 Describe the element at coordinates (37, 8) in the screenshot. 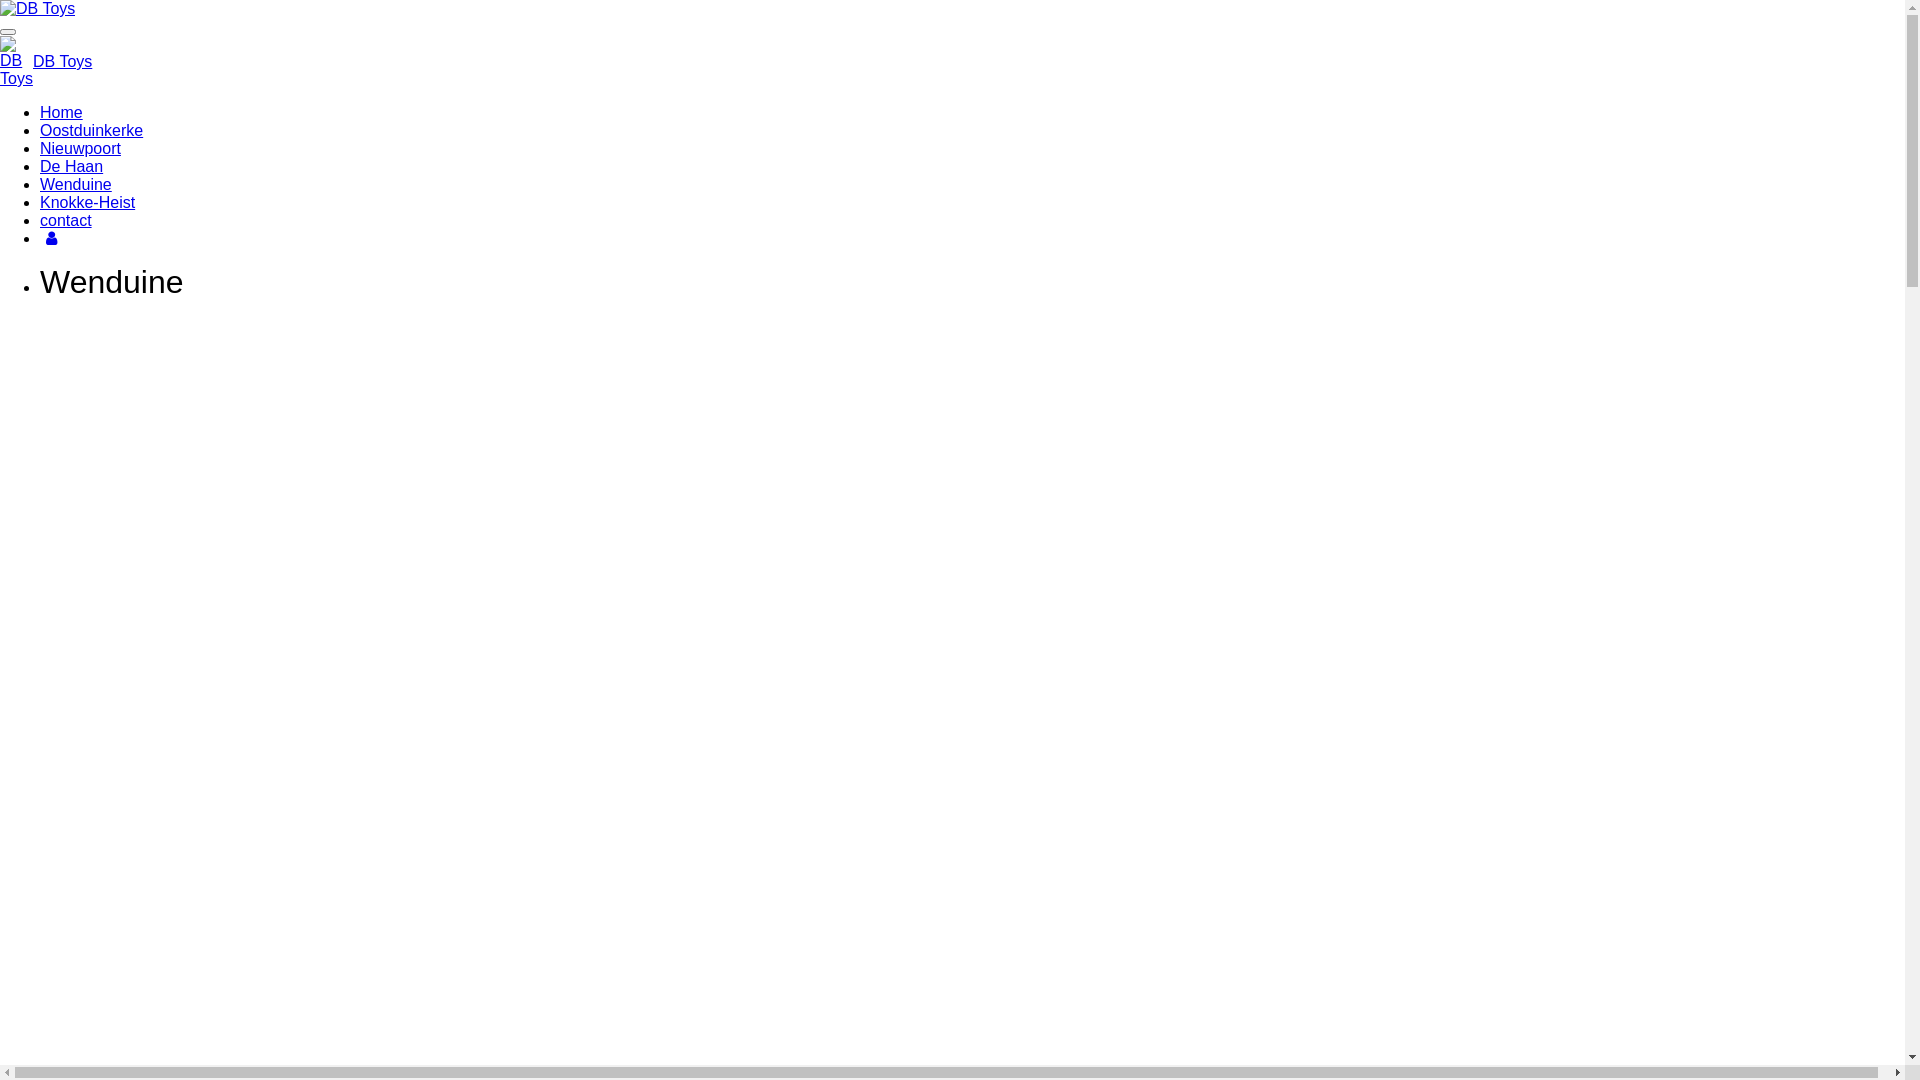

I see `'DB Toys'` at that location.